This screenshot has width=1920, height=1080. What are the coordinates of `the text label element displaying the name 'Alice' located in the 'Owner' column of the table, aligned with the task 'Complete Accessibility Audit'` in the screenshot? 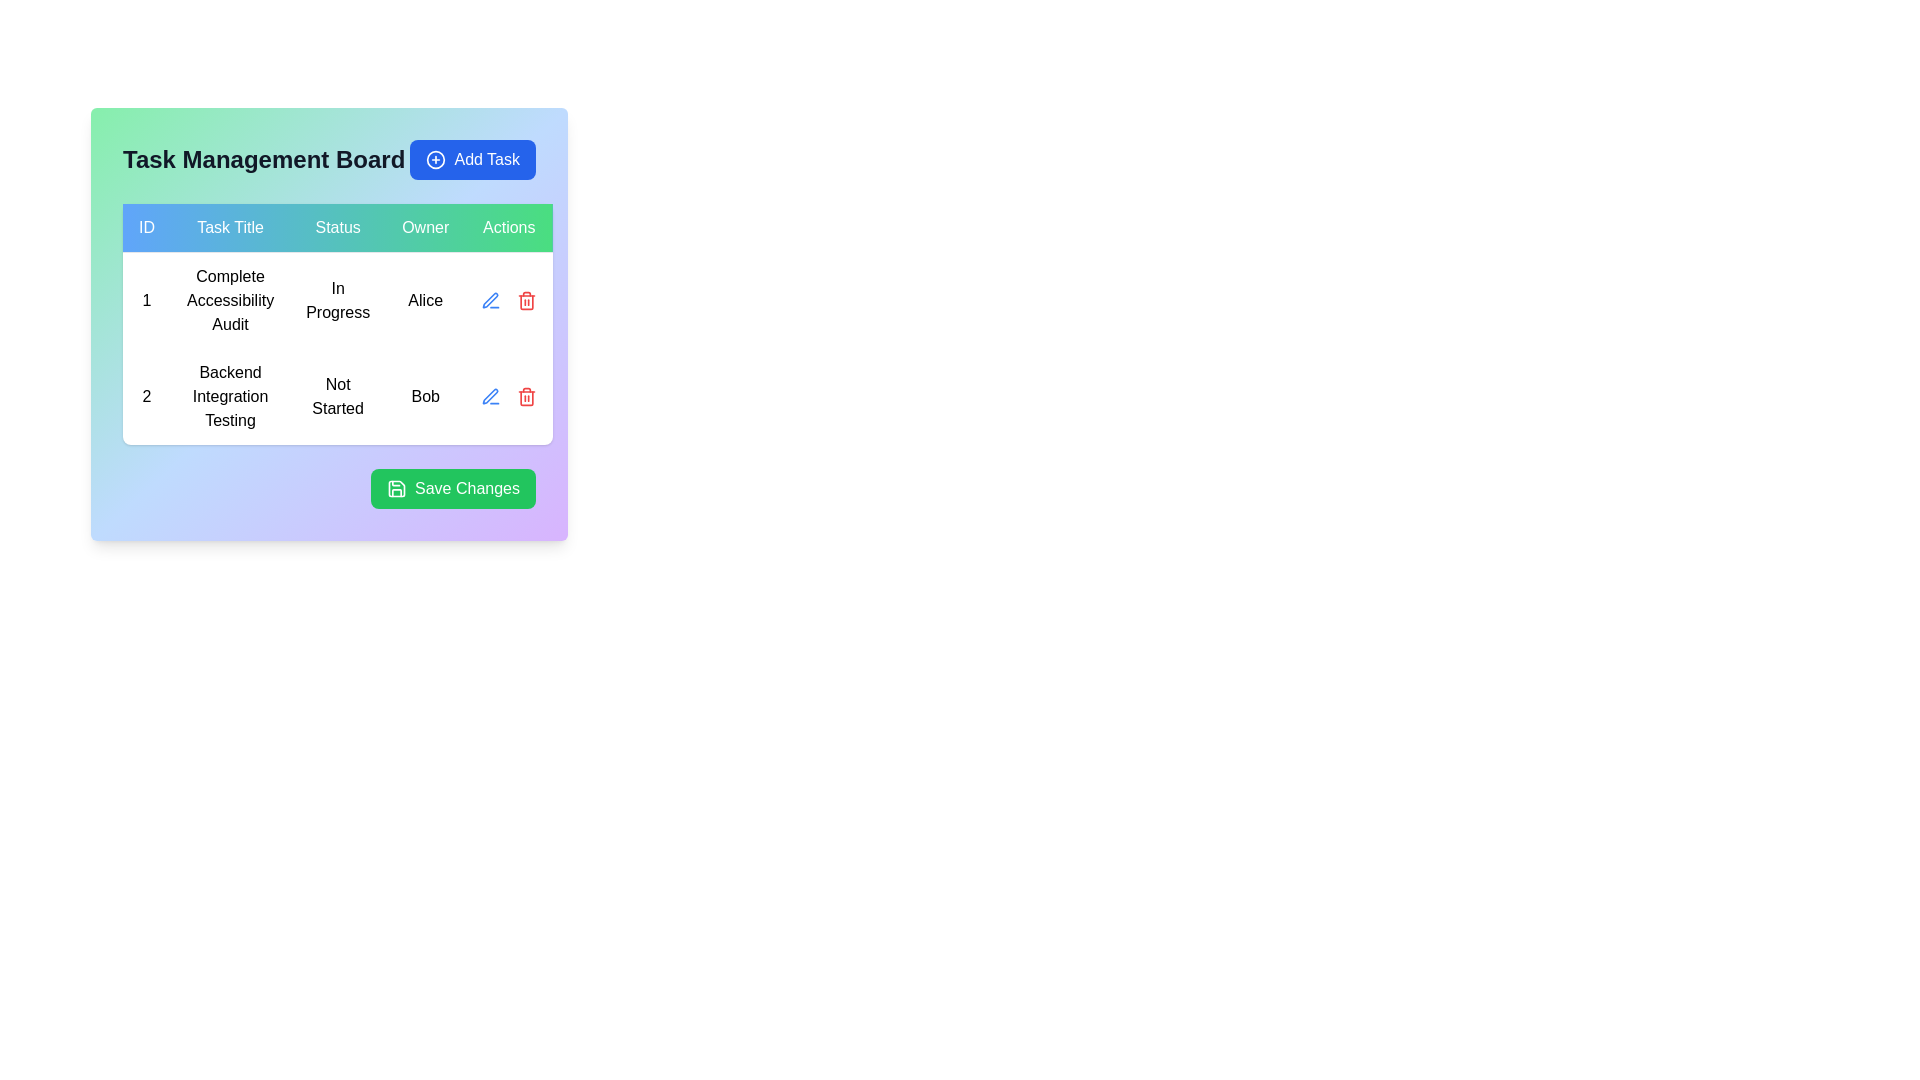 It's located at (424, 300).